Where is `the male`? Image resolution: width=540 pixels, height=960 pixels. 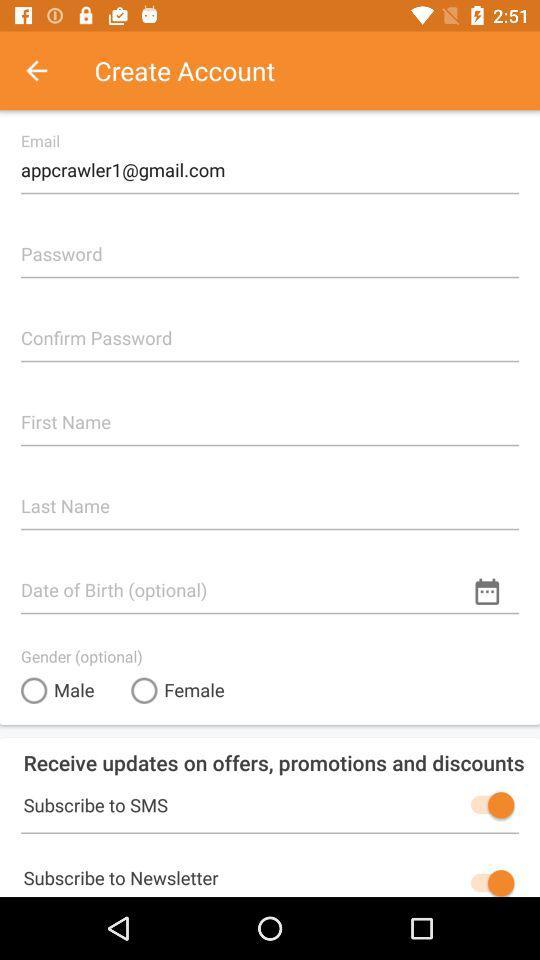
the male is located at coordinates (57, 690).